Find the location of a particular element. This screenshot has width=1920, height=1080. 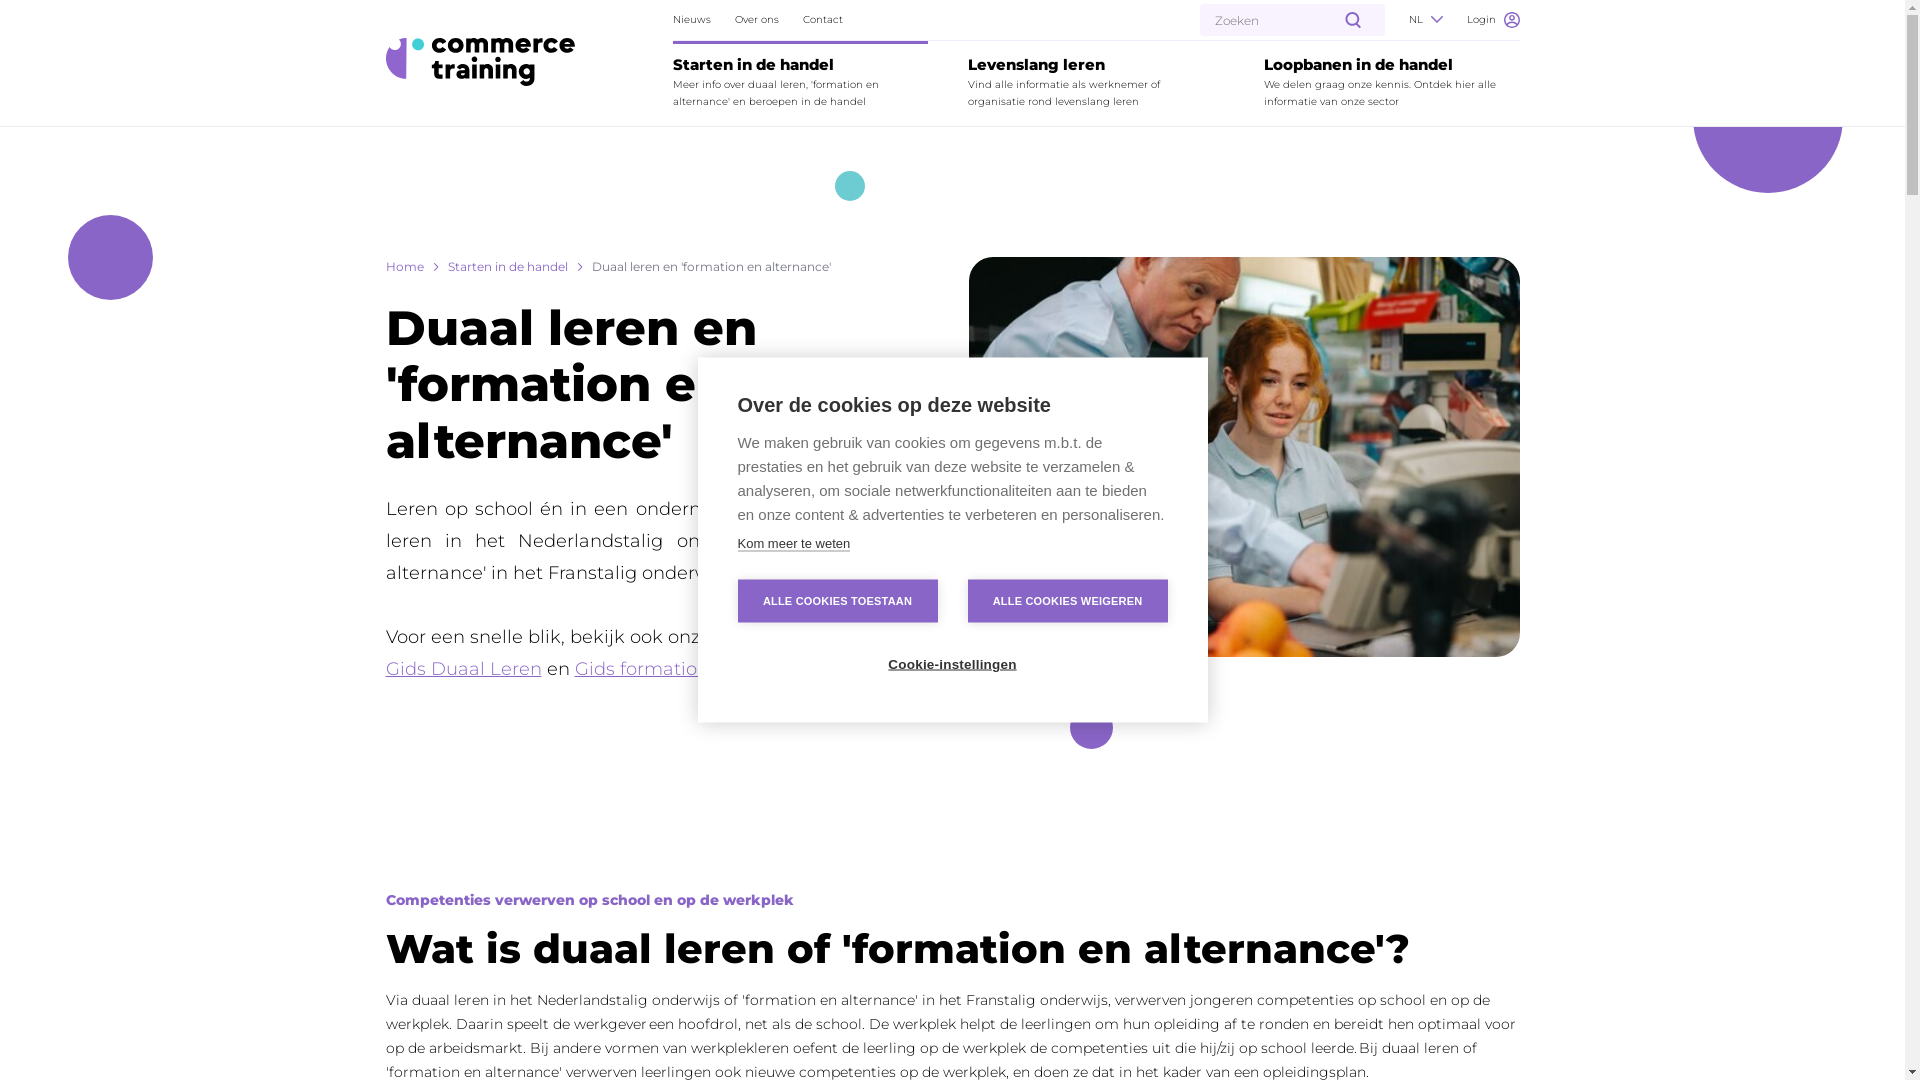

'Gids formation en Alternance' is located at coordinates (706, 668).